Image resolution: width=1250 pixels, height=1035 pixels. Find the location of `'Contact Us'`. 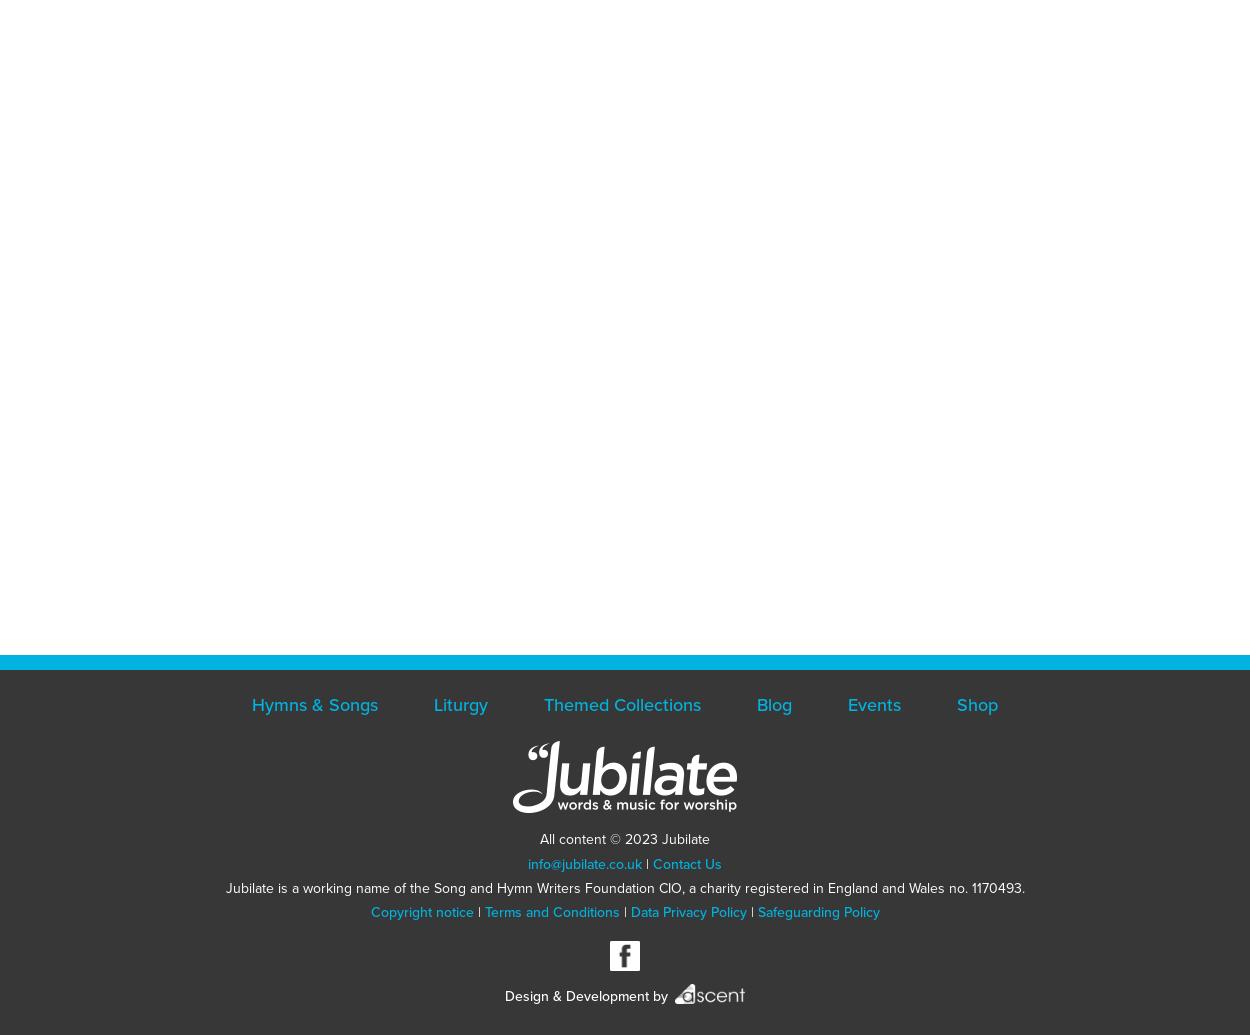

'Contact Us' is located at coordinates (687, 862).